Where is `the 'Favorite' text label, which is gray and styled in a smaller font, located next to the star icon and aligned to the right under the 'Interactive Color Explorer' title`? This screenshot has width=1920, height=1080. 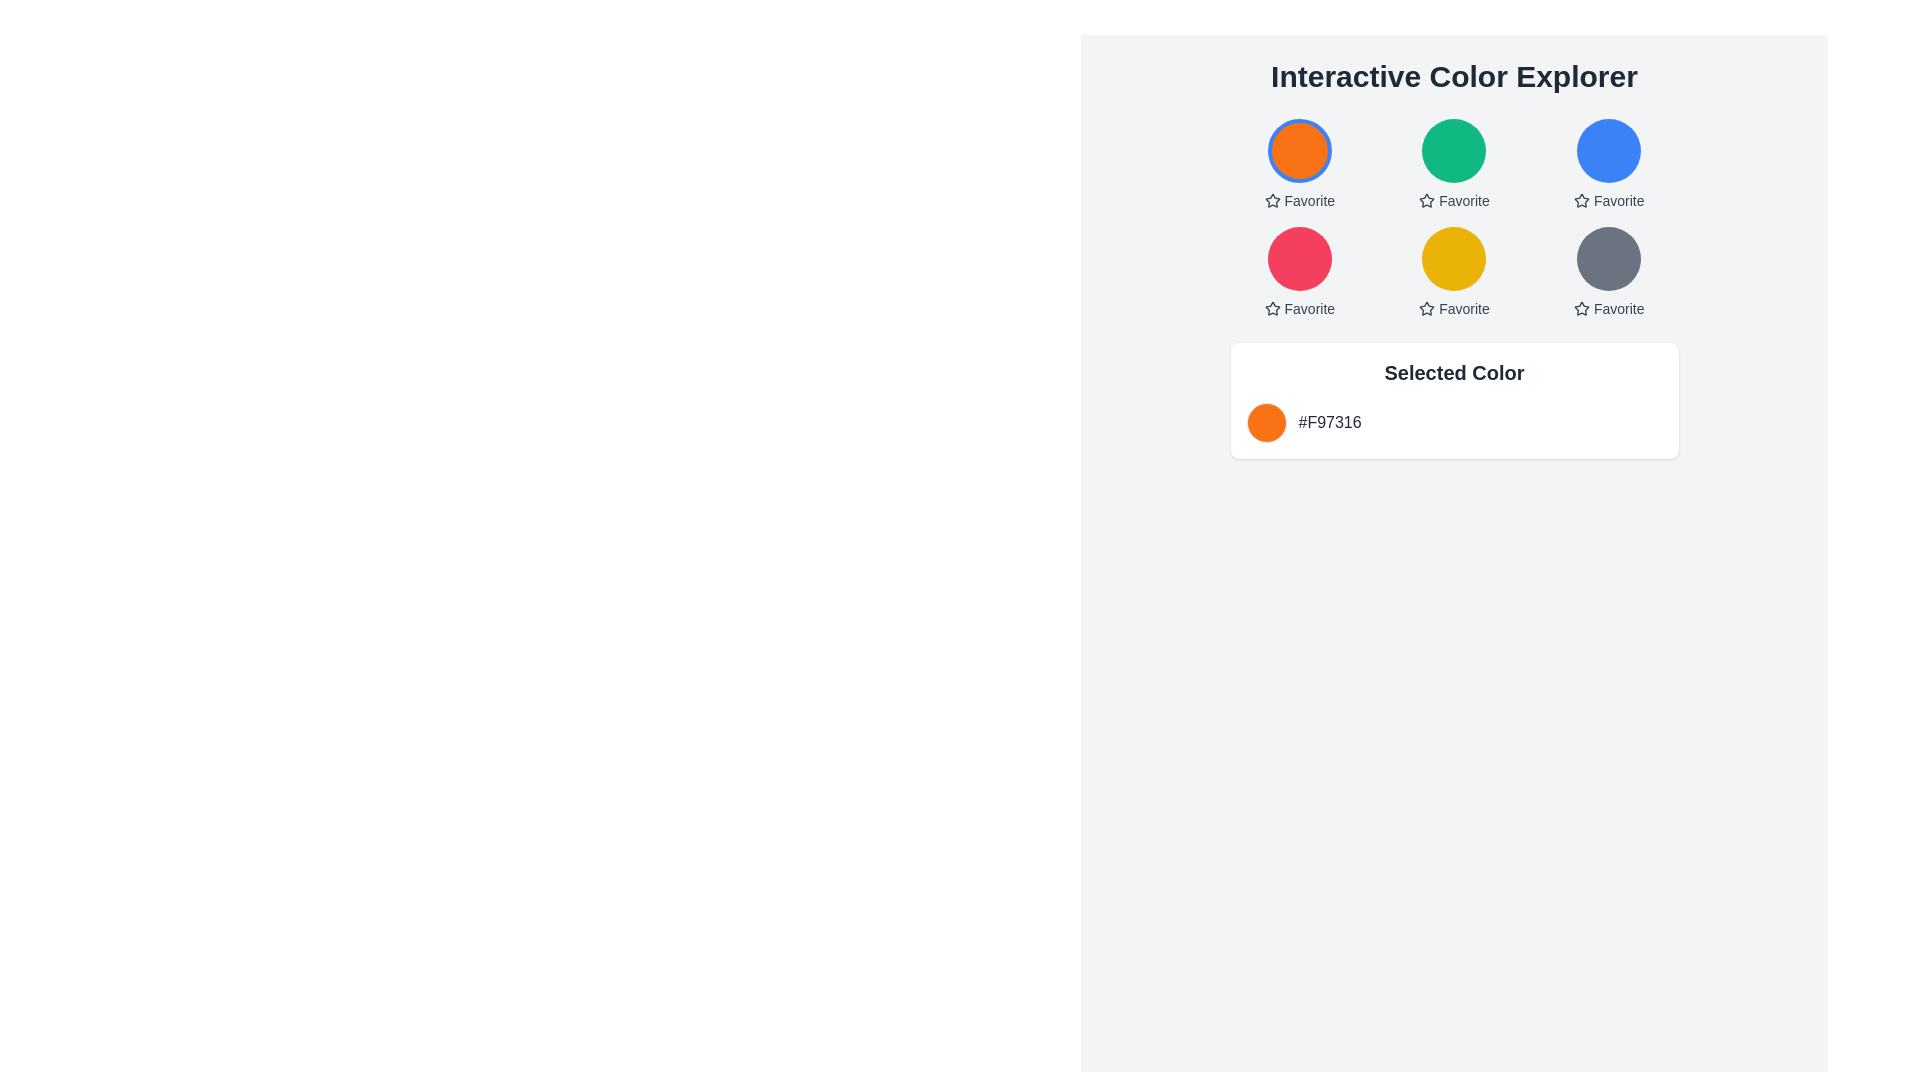 the 'Favorite' text label, which is gray and styled in a smaller font, located next to the star icon and aligned to the right under the 'Interactive Color Explorer' title is located at coordinates (1619, 308).